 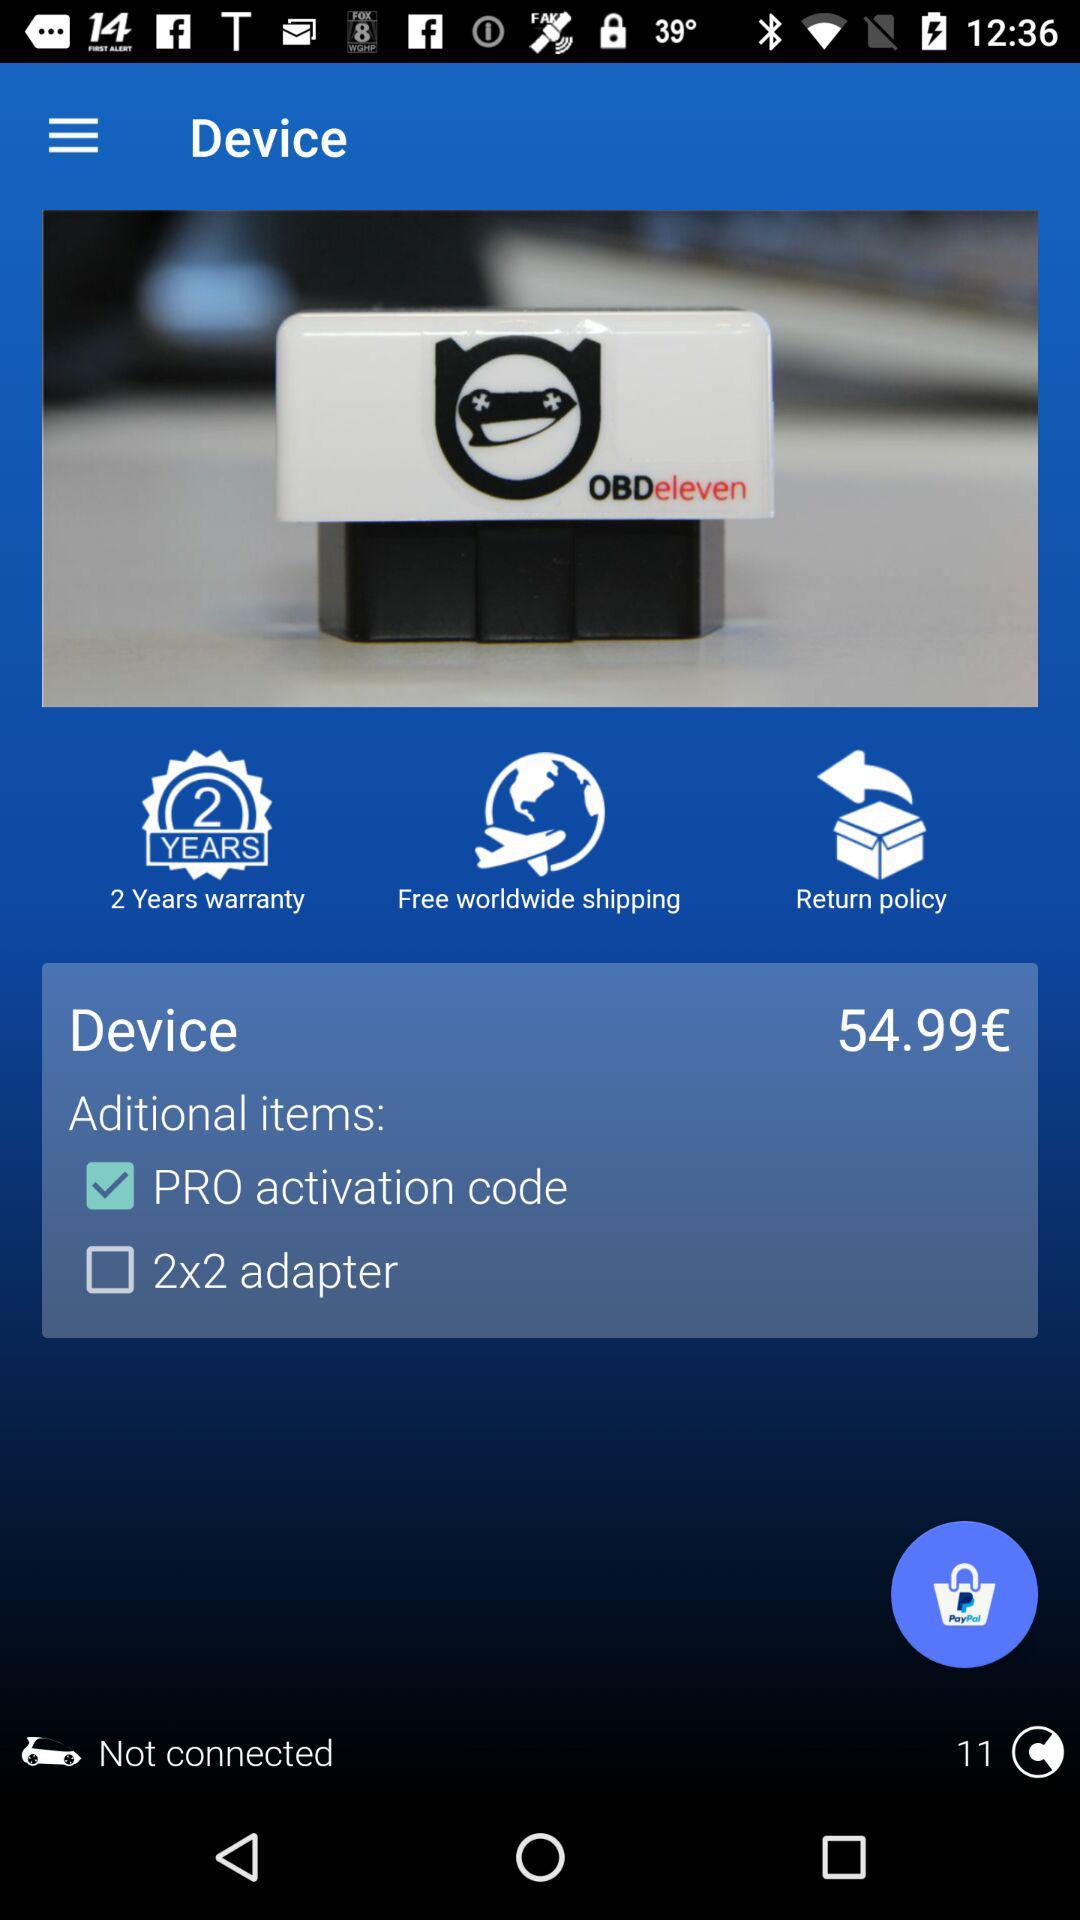 I want to click on the pro activation code item, so click(x=317, y=1185).